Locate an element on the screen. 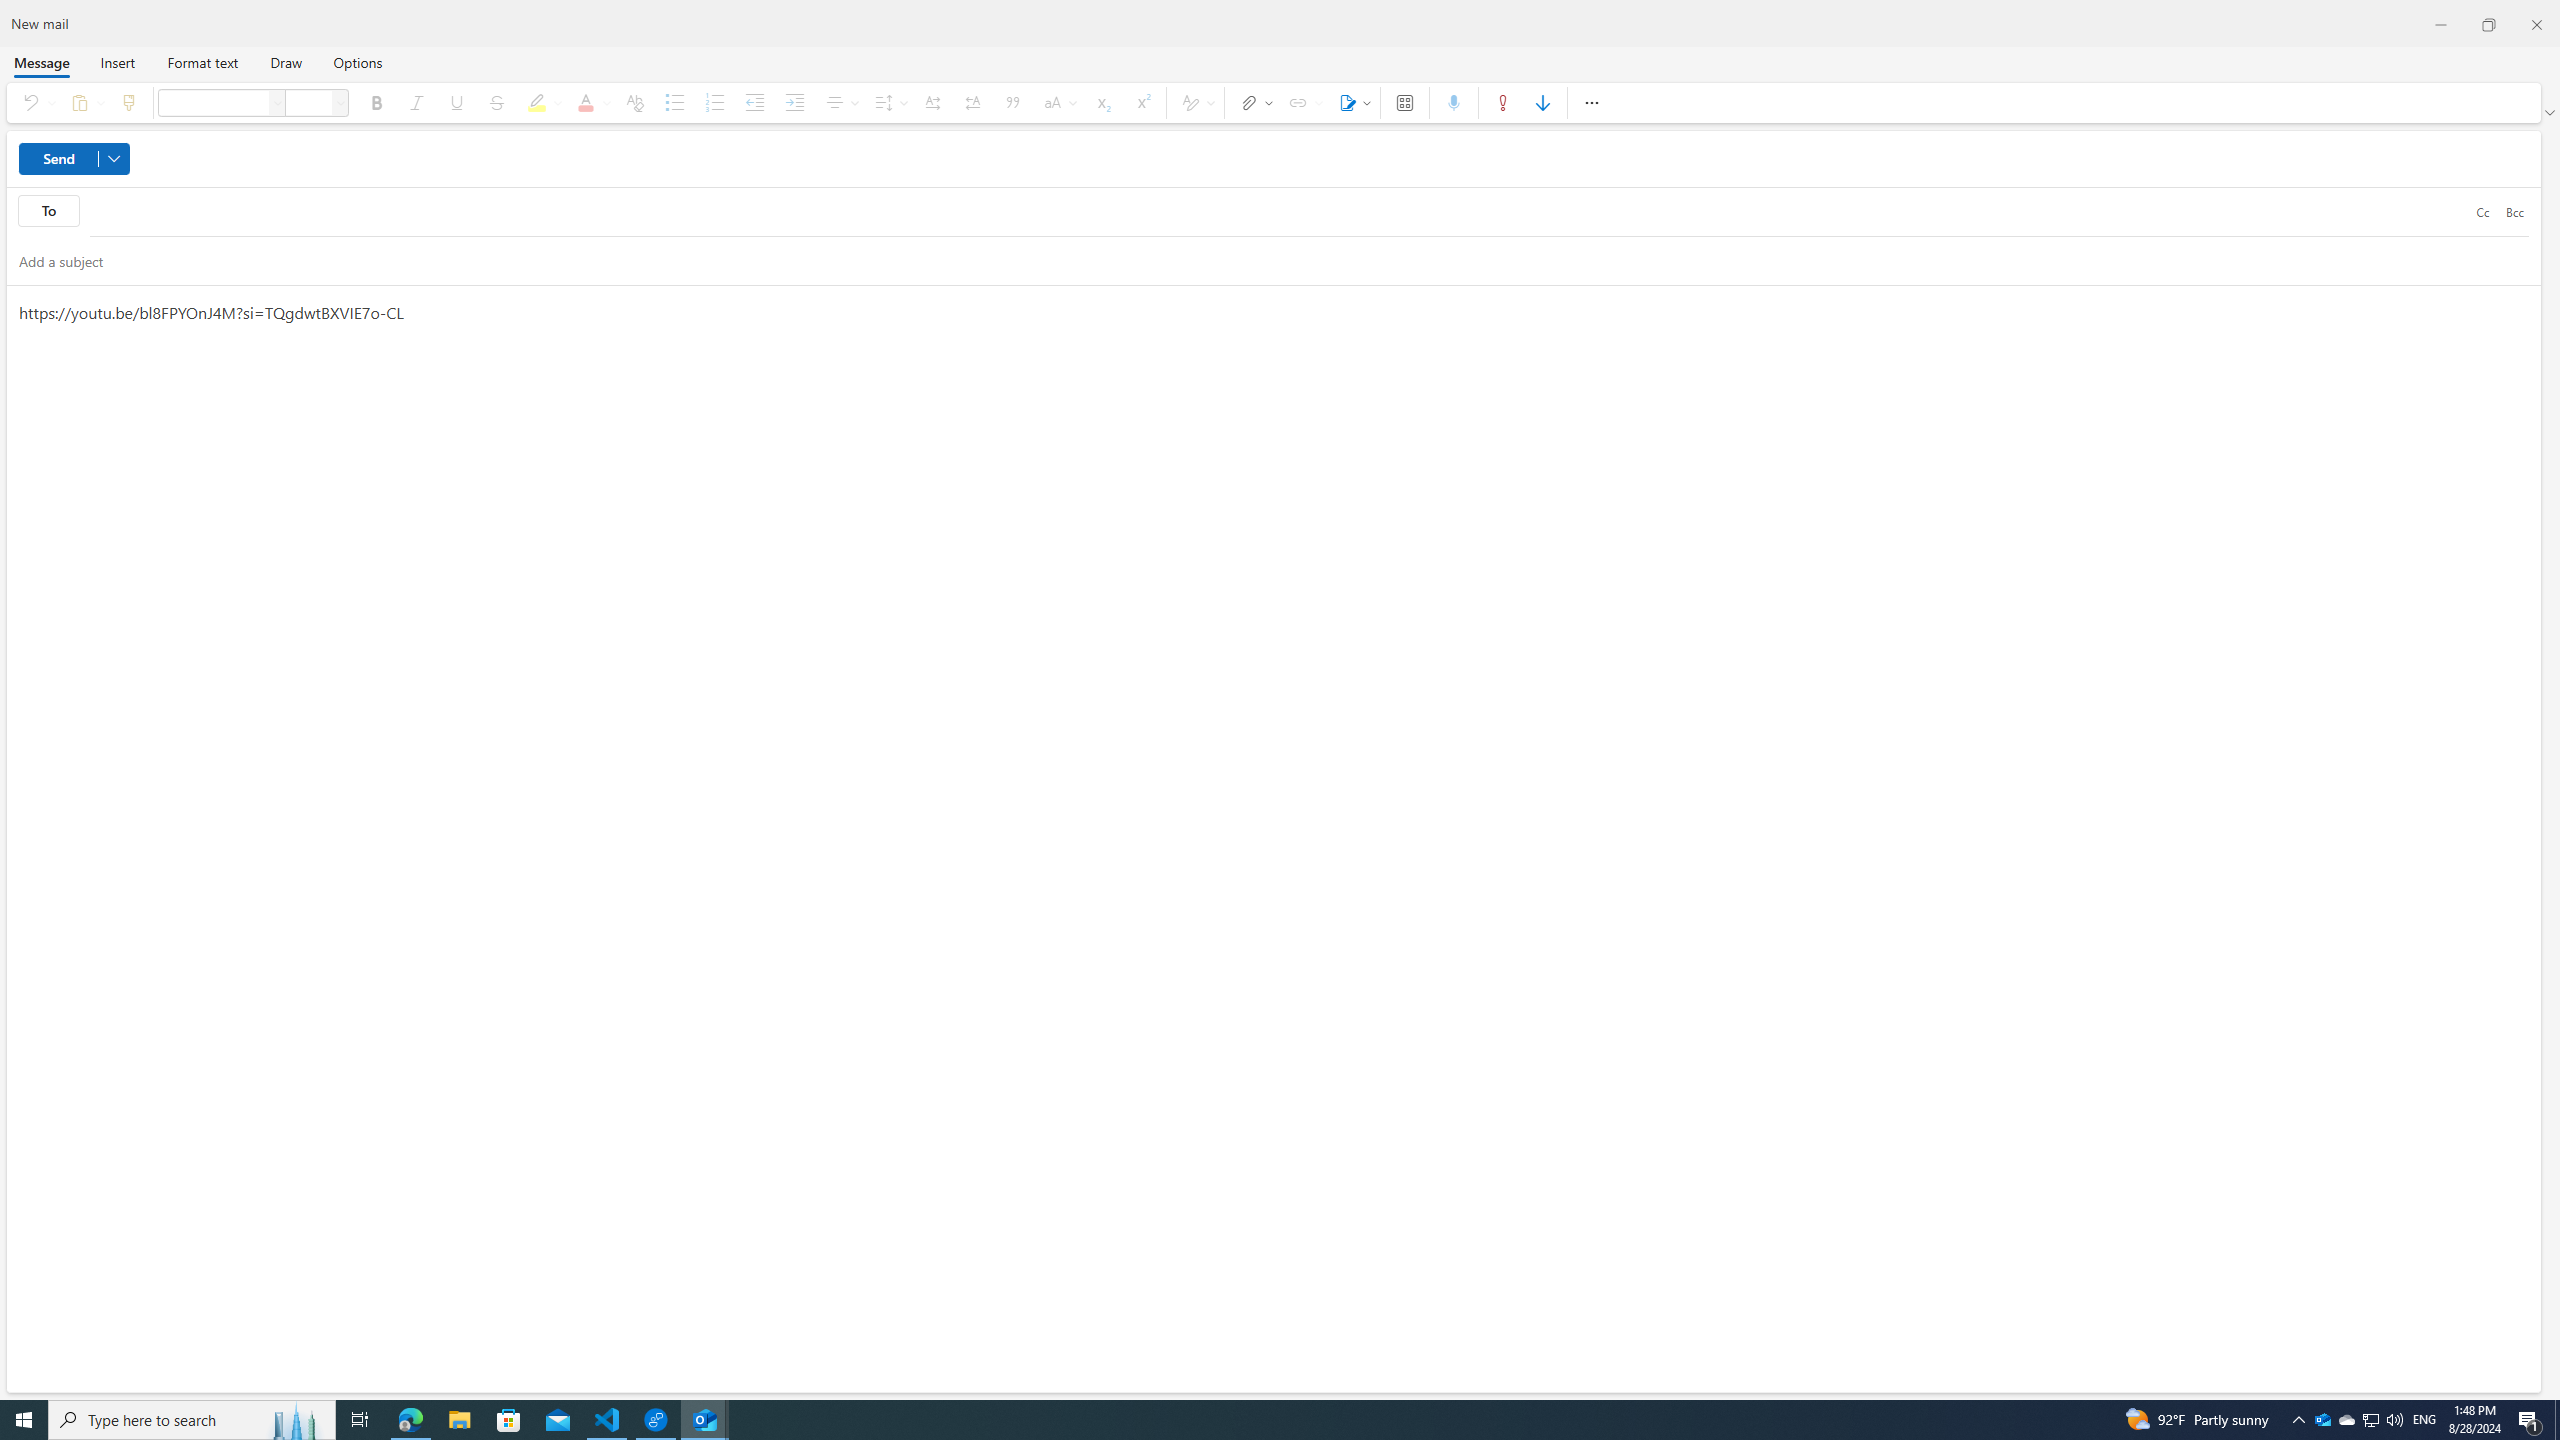 The image size is (2560, 1440). 'Underline' is located at coordinates (456, 102).